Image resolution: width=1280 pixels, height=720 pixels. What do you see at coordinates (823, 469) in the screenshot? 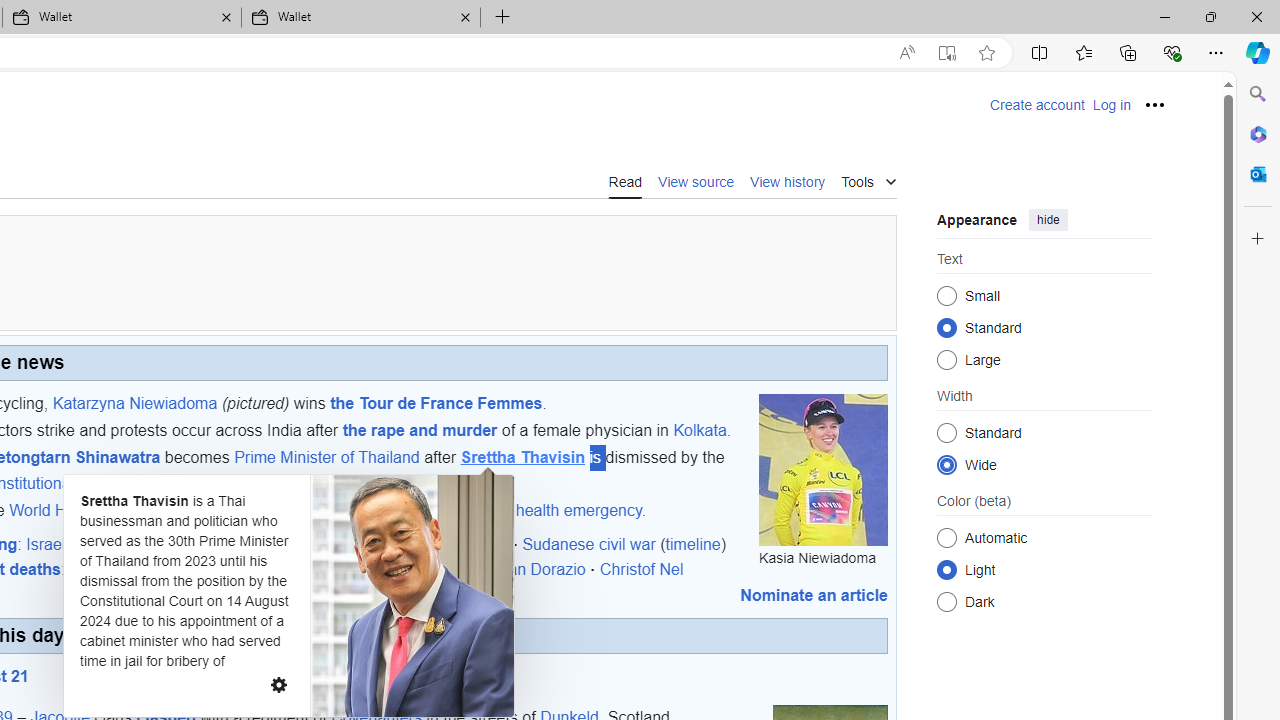
I see `'Kasia Niewiadoma'` at bounding box center [823, 469].